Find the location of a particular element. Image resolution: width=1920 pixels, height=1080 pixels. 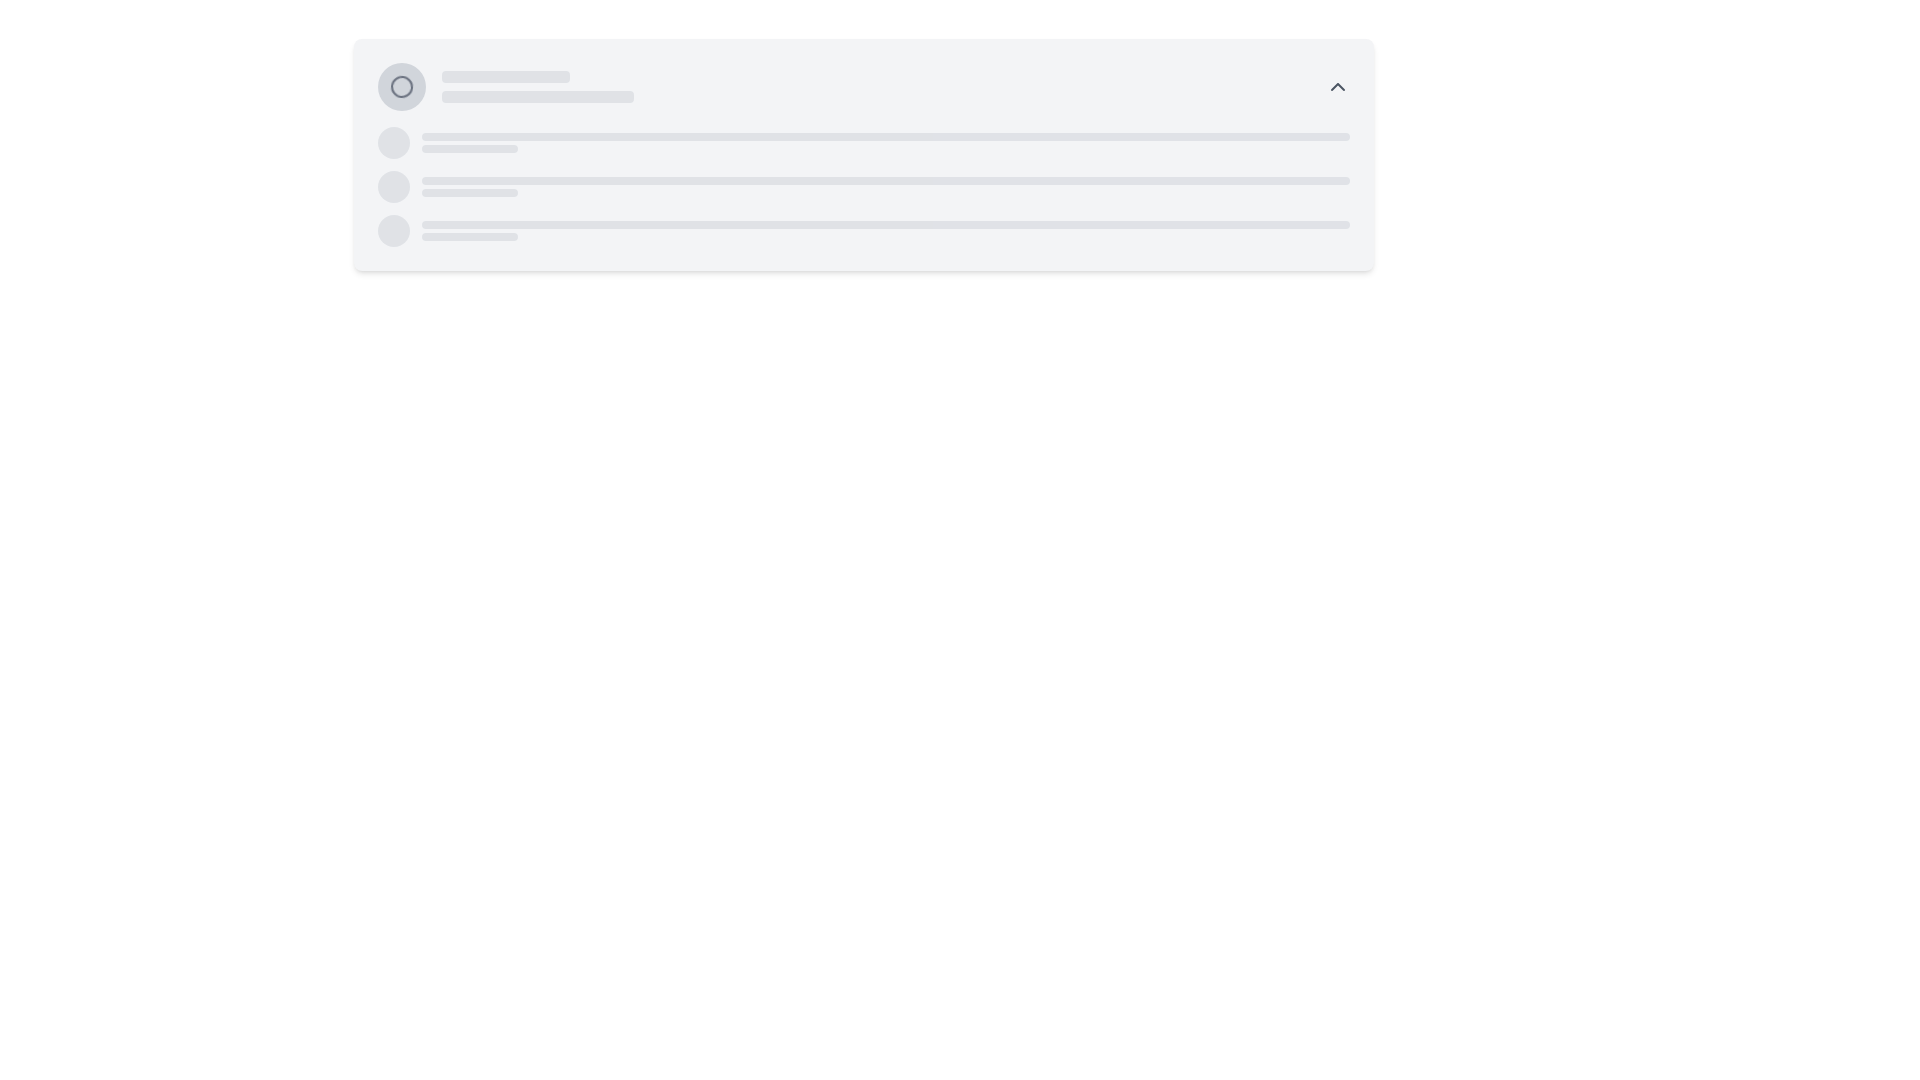

the Loader or Placeholder Bar, which is a horizontal bar with a rounded appearance, styled in light gray, located beneath a similar but longer bar in the middle section of the interface is located at coordinates (469, 235).